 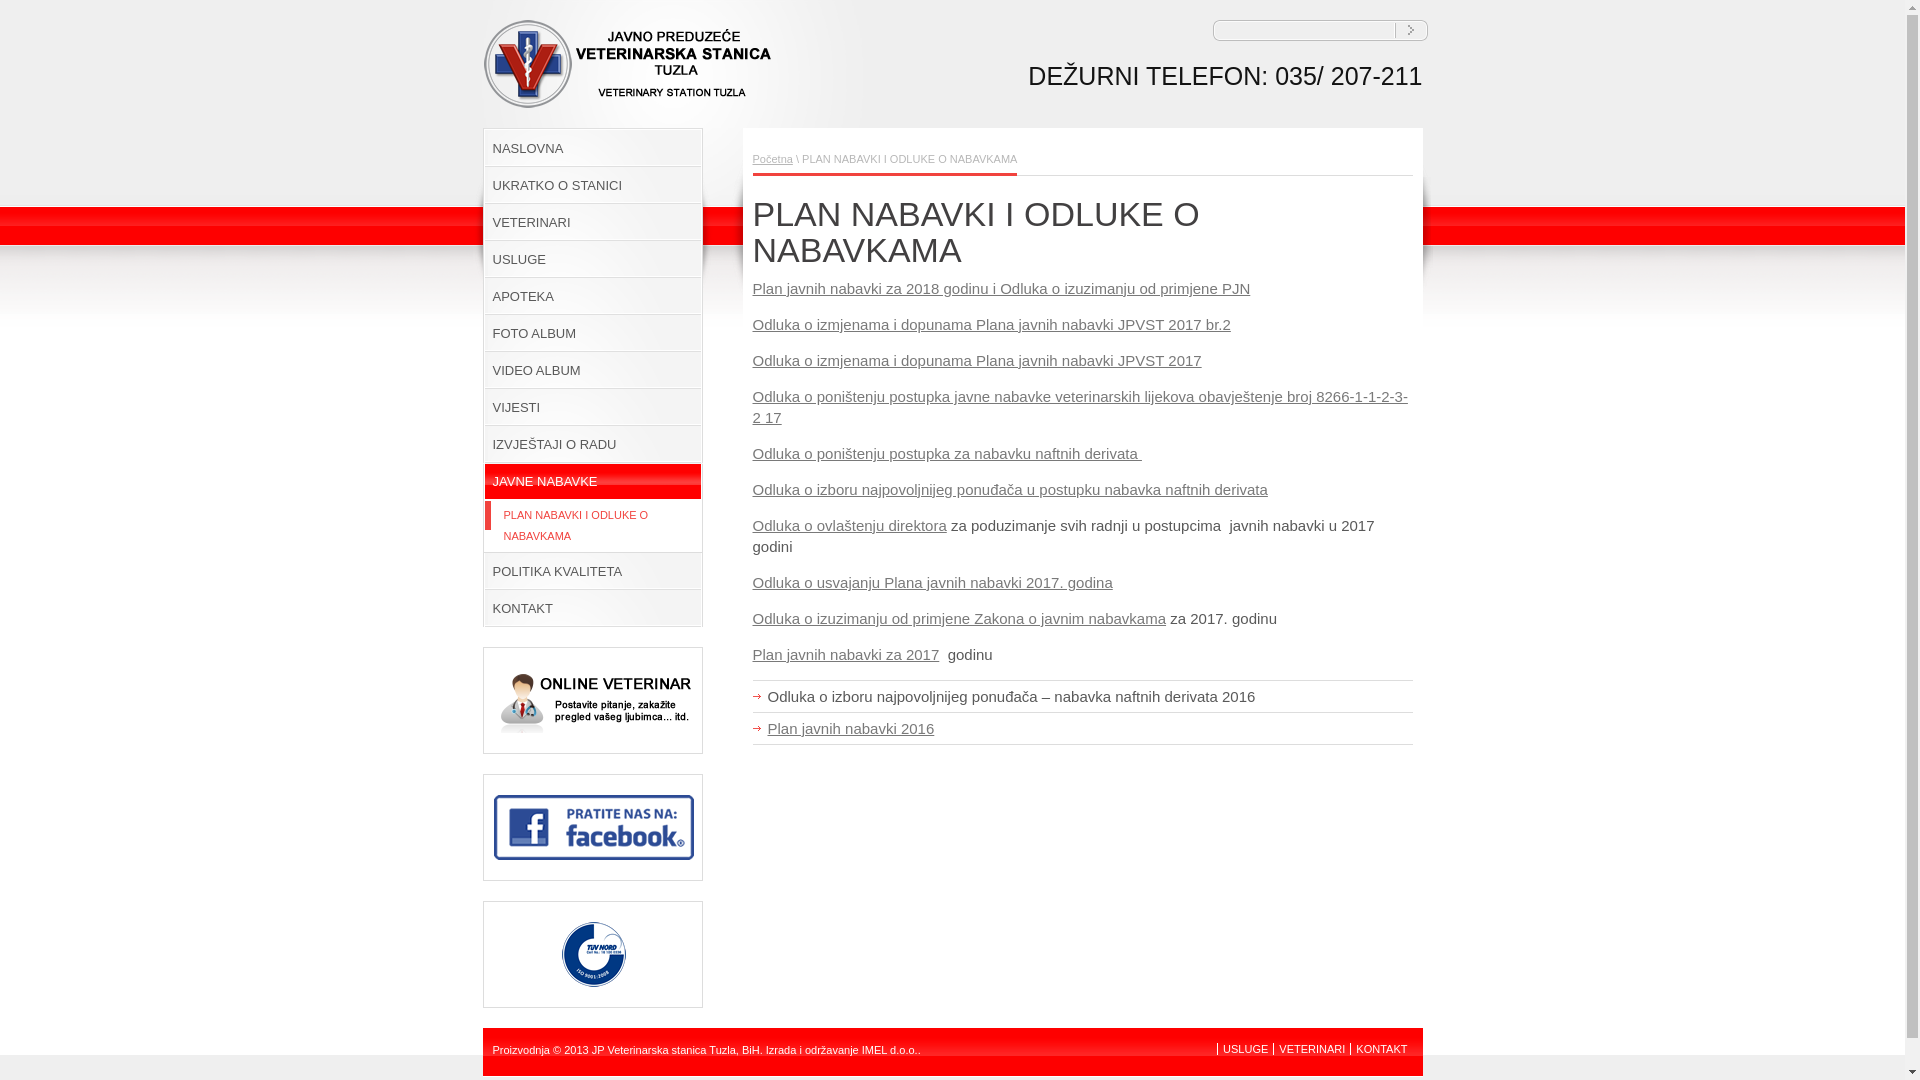 What do you see at coordinates (1311, 1048) in the screenshot?
I see `'VETERINARI'` at bounding box center [1311, 1048].